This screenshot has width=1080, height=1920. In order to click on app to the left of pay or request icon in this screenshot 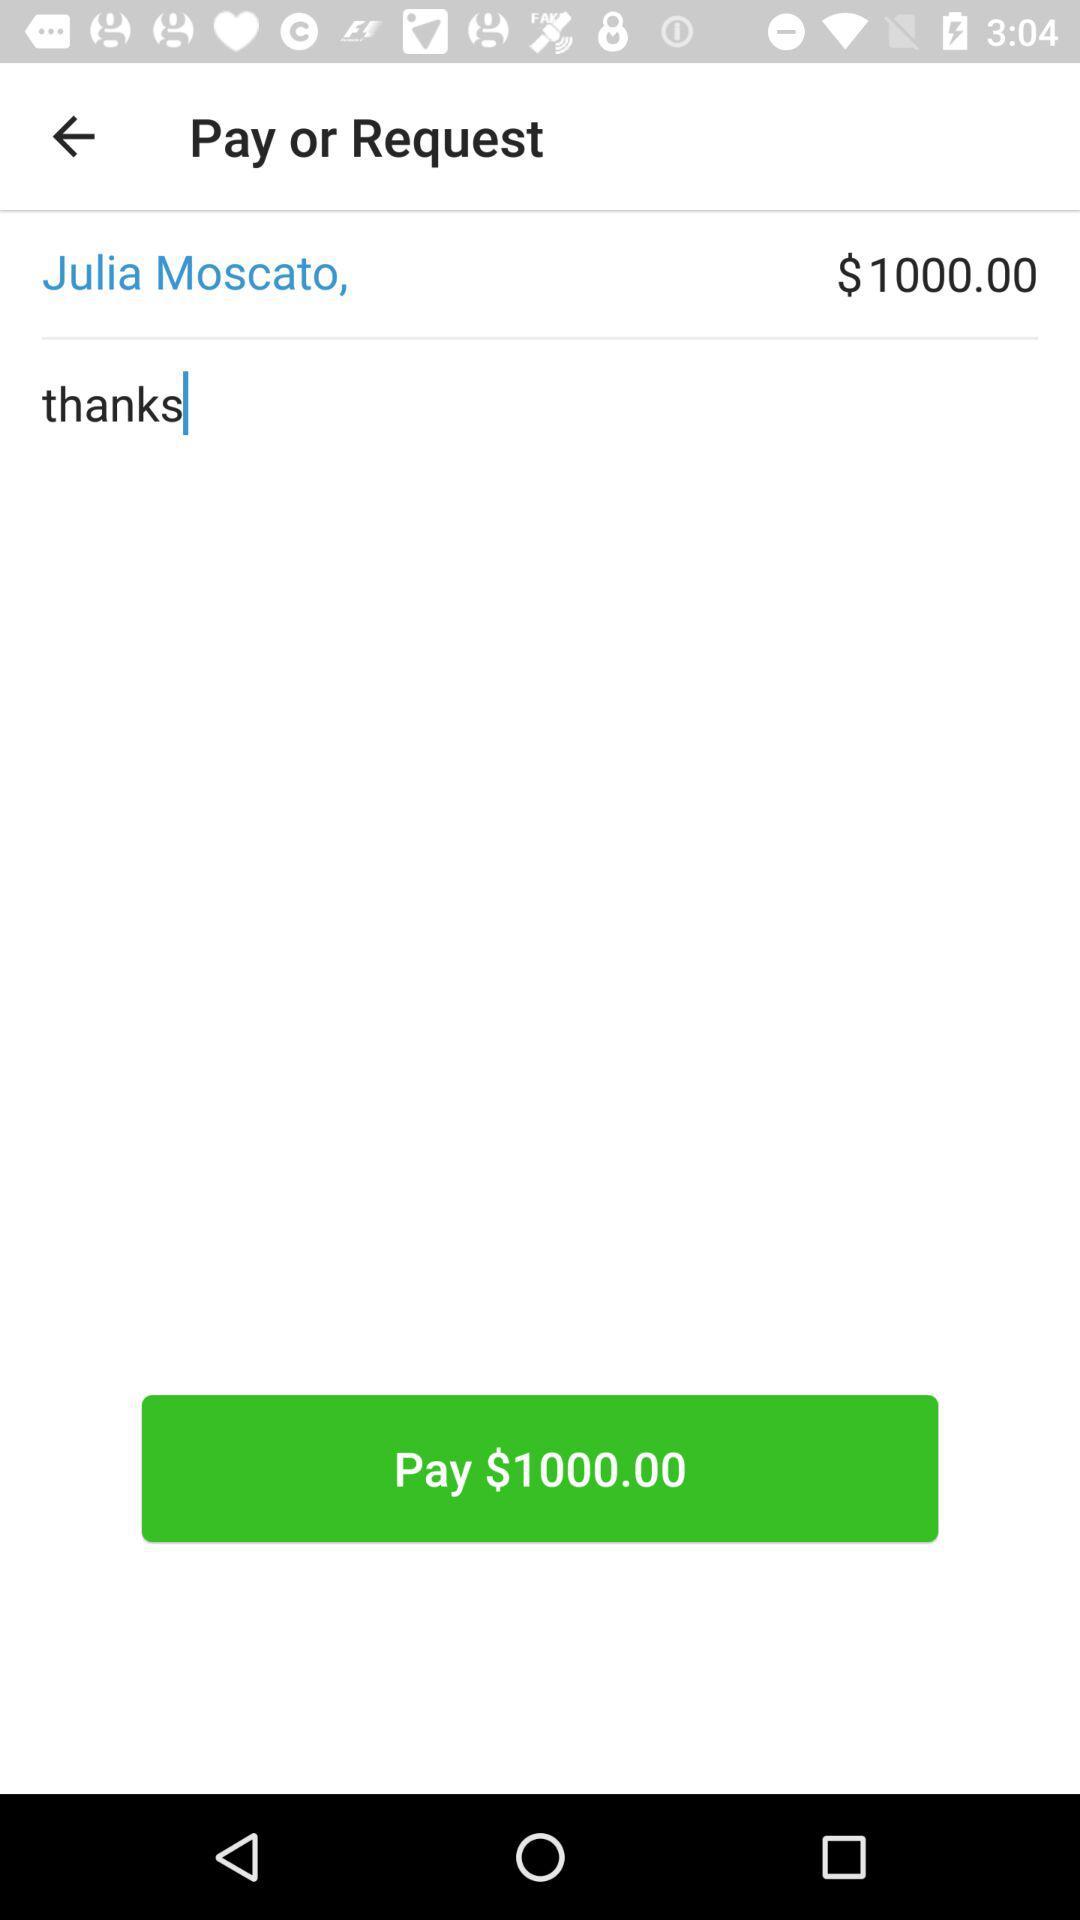, I will do `click(72, 135)`.